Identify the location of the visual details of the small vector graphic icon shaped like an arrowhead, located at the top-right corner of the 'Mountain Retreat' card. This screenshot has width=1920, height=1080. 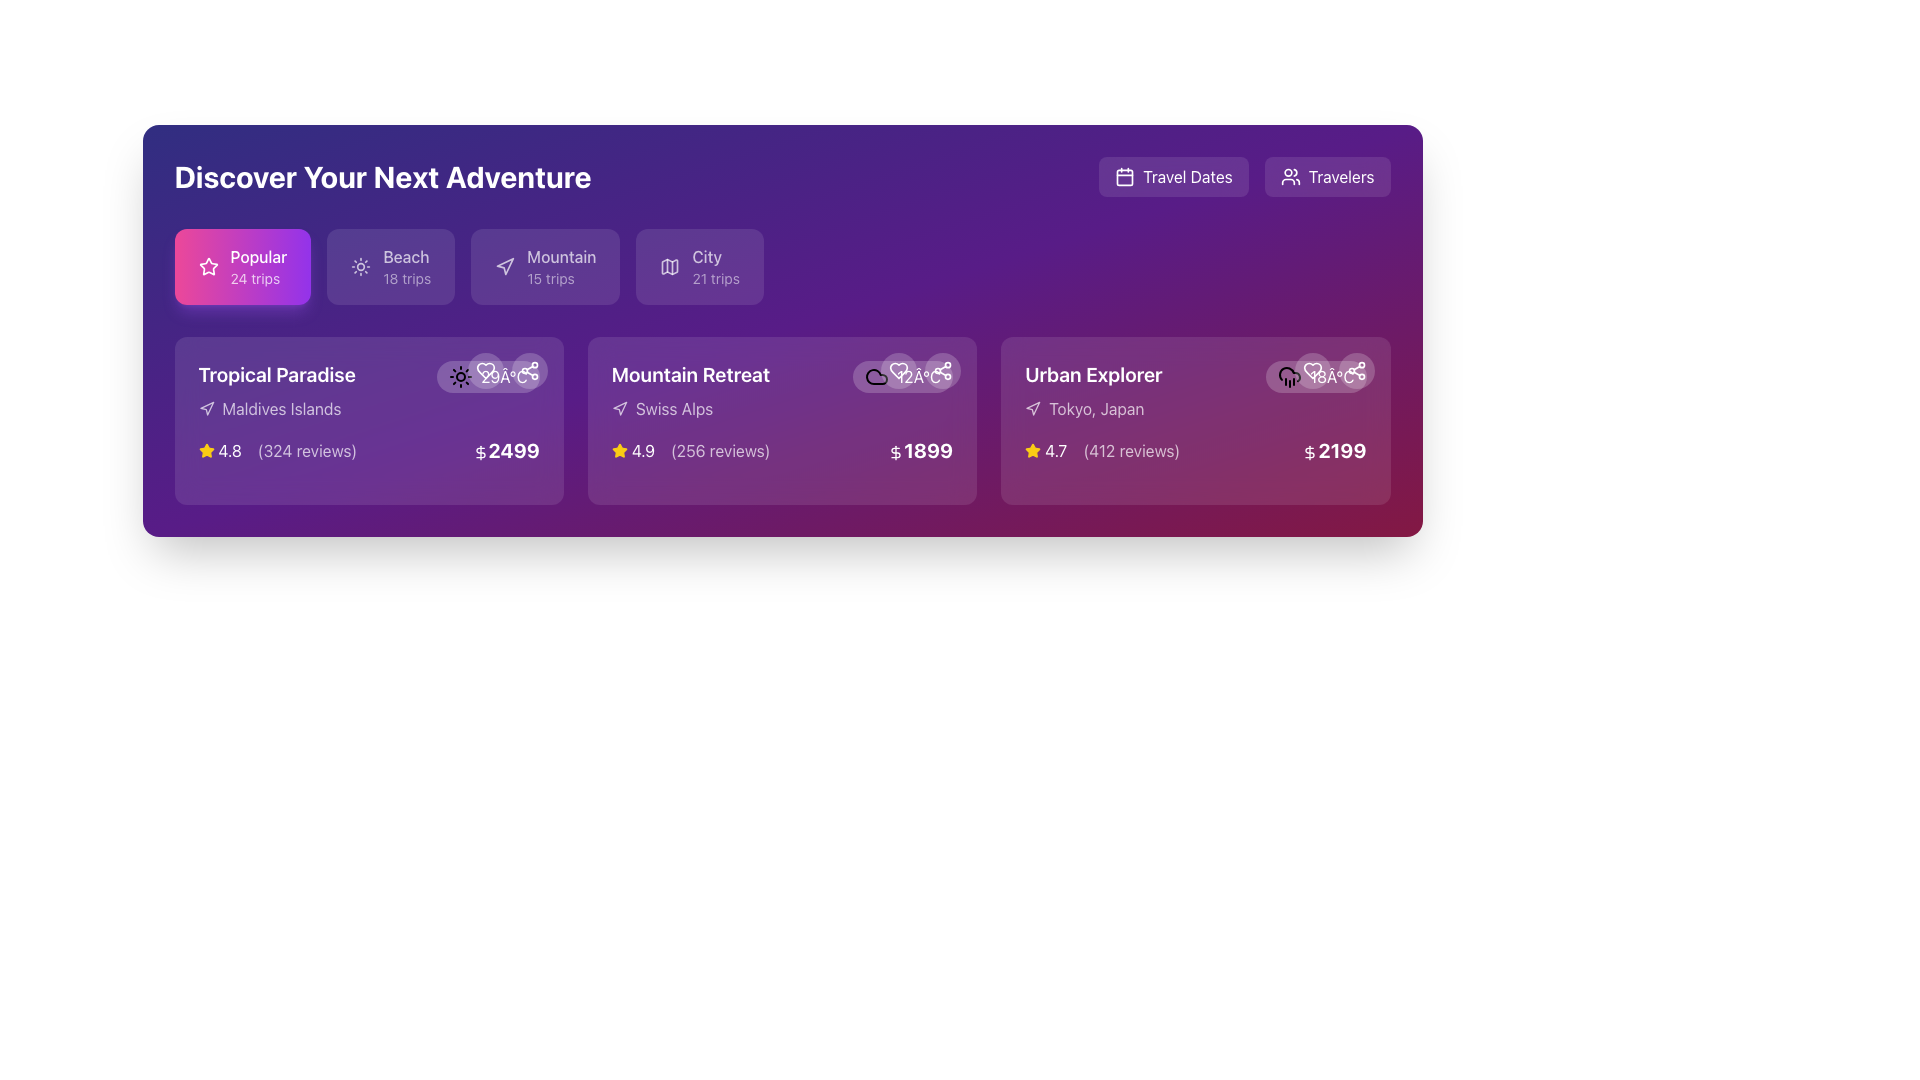
(619, 407).